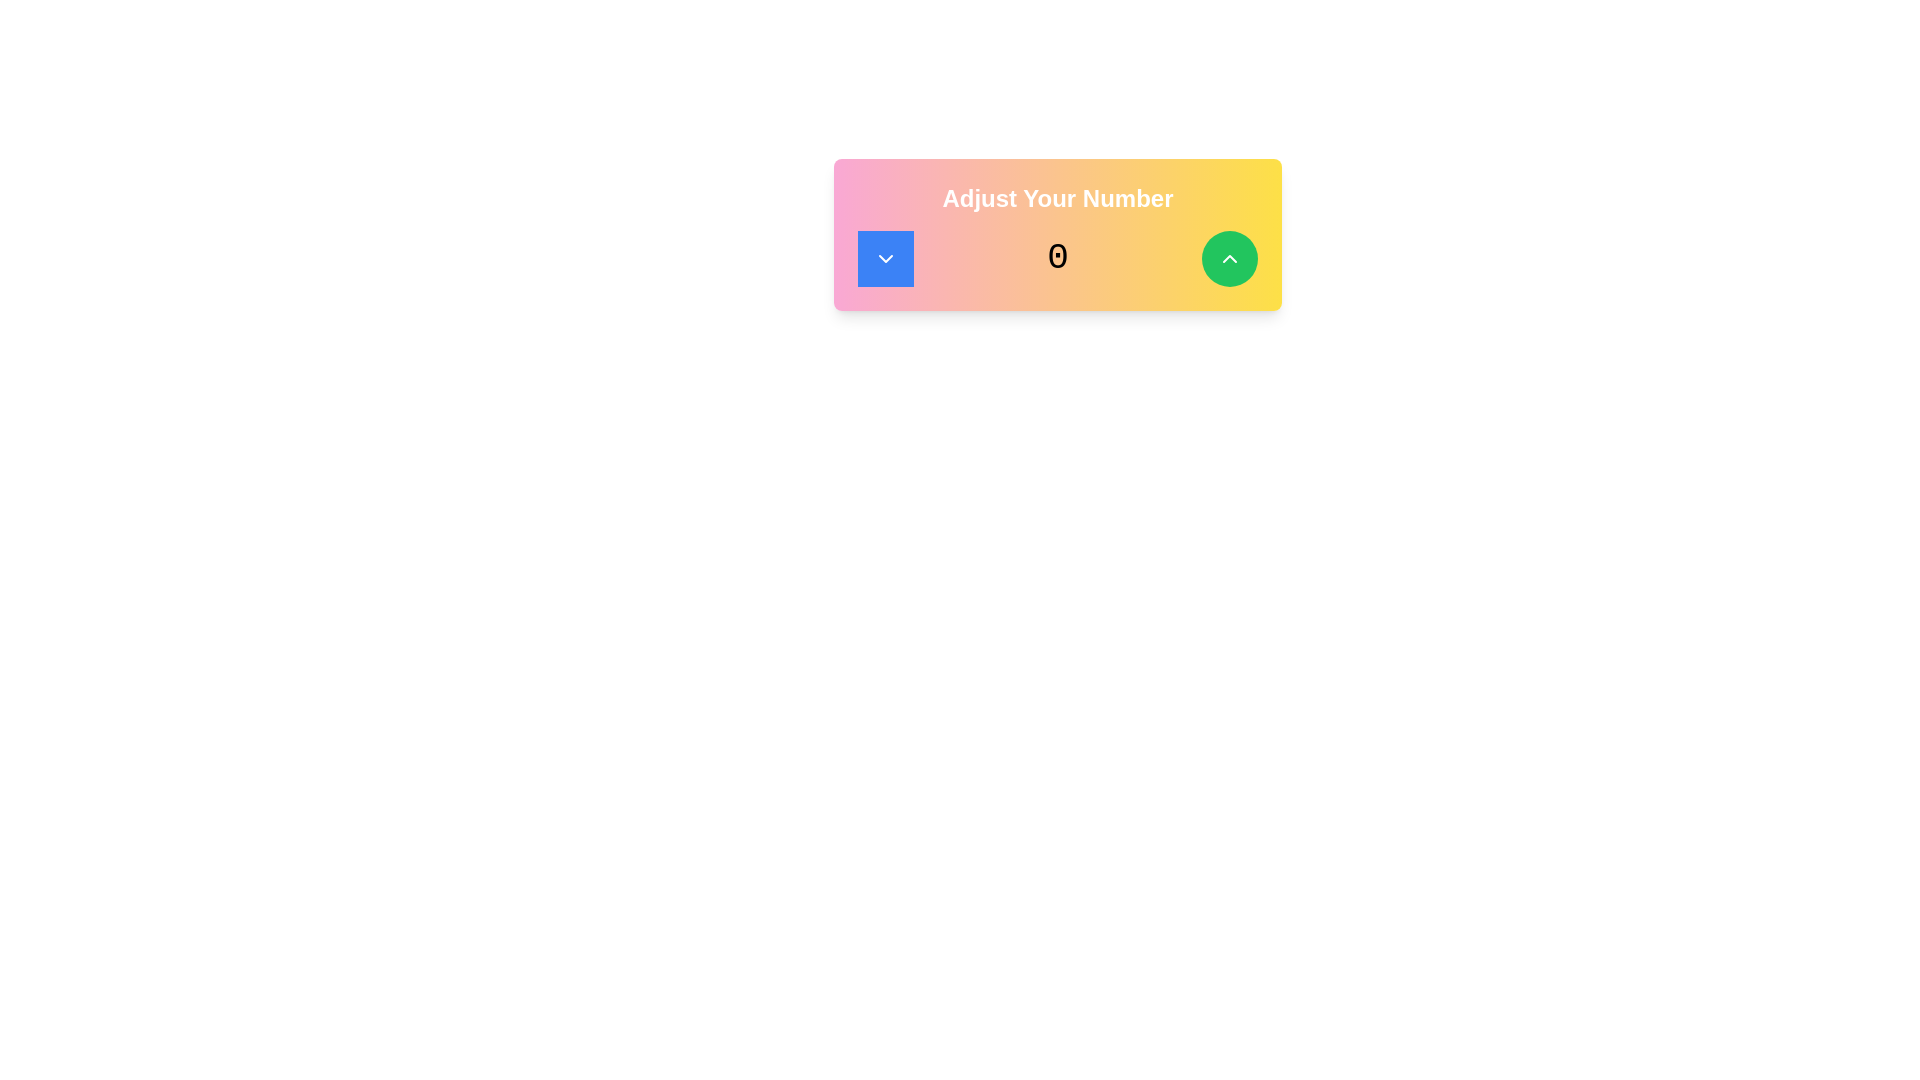  I want to click on the decrement button located to the far left of the numeric display to observe the hover effect, so click(885, 257).